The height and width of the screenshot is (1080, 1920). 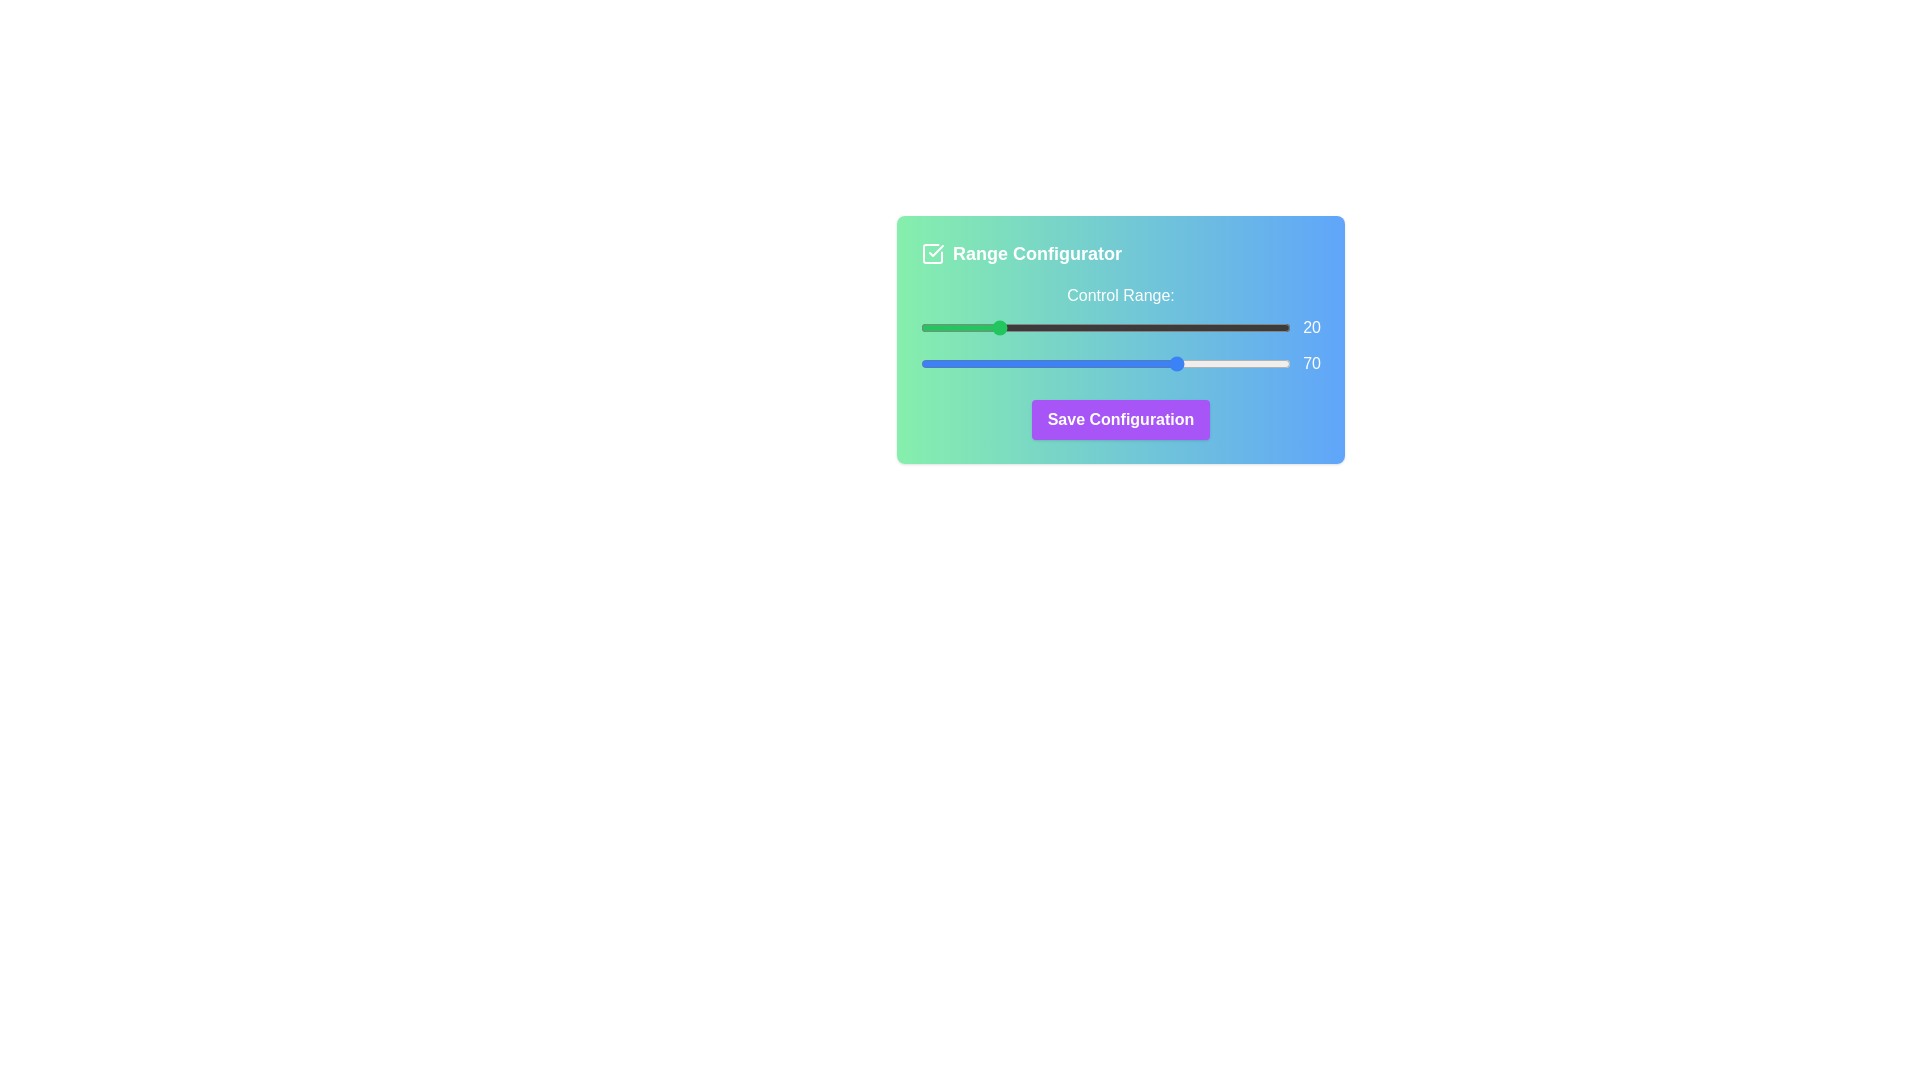 What do you see at coordinates (1172, 326) in the screenshot?
I see `the start range slider to set the value to 68` at bounding box center [1172, 326].